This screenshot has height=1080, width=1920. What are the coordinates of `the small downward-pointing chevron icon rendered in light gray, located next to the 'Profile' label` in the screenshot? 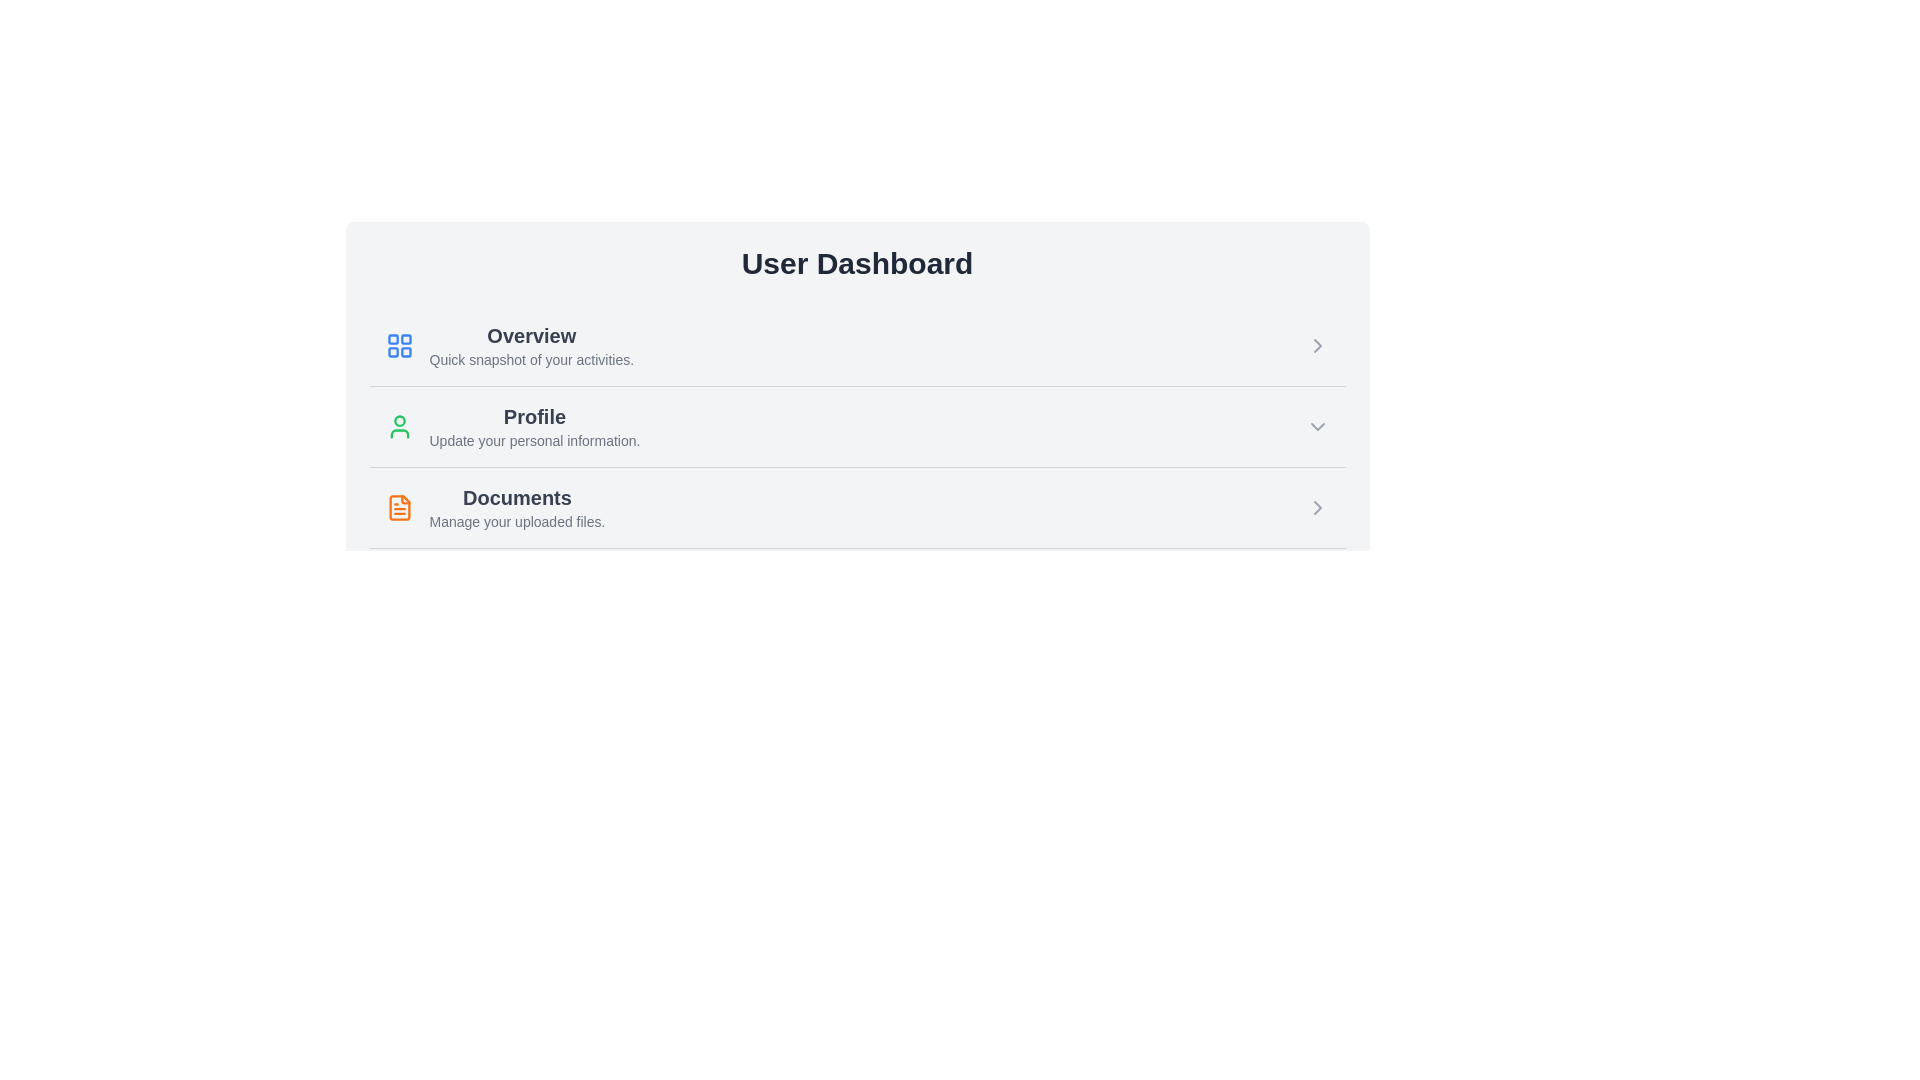 It's located at (1317, 426).